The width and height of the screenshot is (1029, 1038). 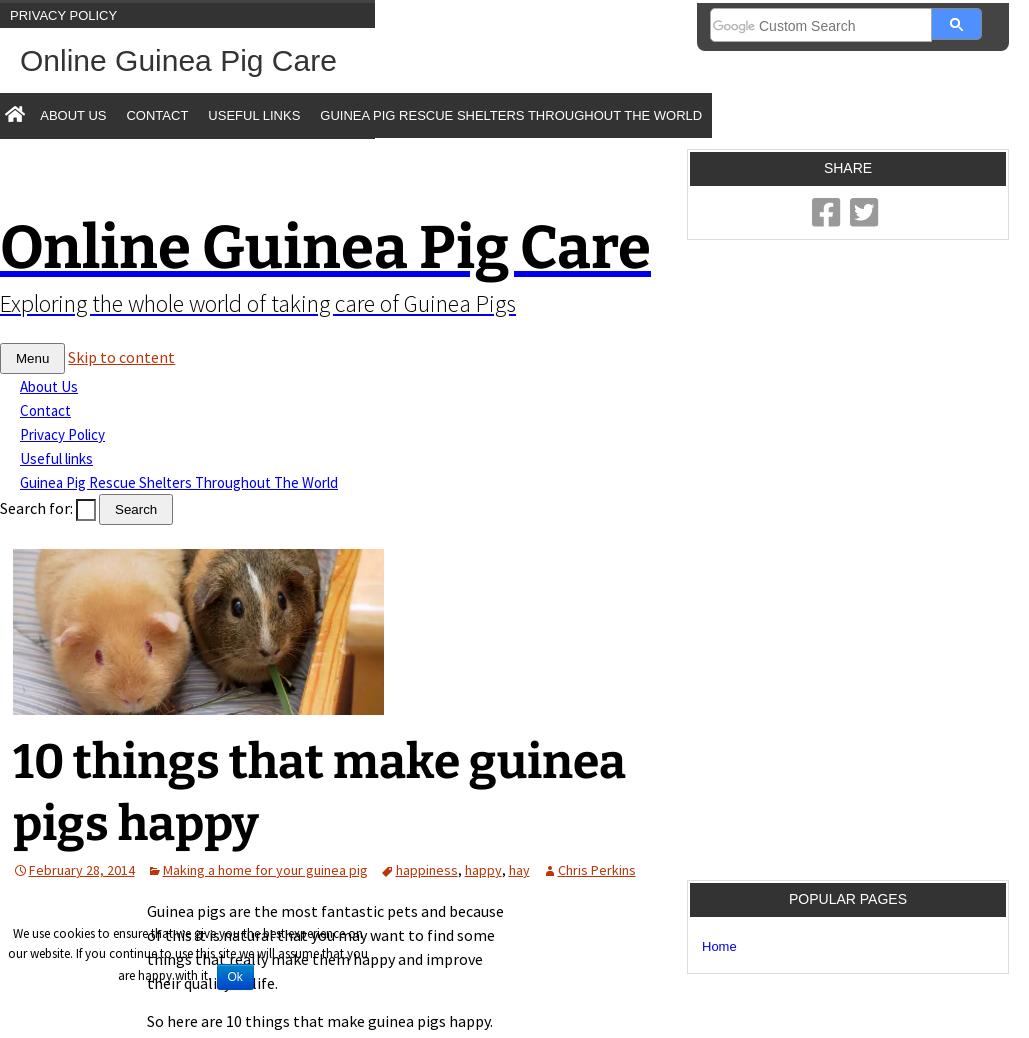 What do you see at coordinates (425, 869) in the screenshot?
I see `'happiness'` at bounding box center [425, 869].